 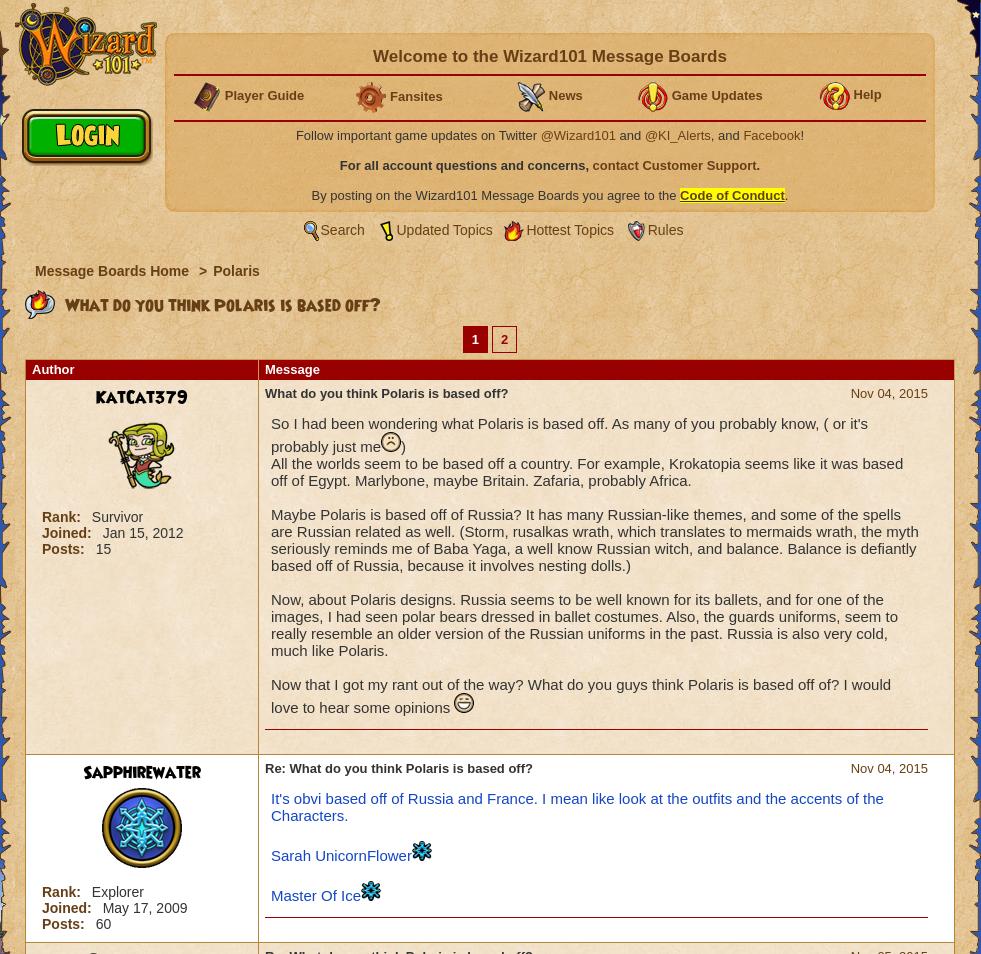 What do you see at coordinates (291, 369) in the screenshot?
I see `'Message'` at bounding box center [291, 369].